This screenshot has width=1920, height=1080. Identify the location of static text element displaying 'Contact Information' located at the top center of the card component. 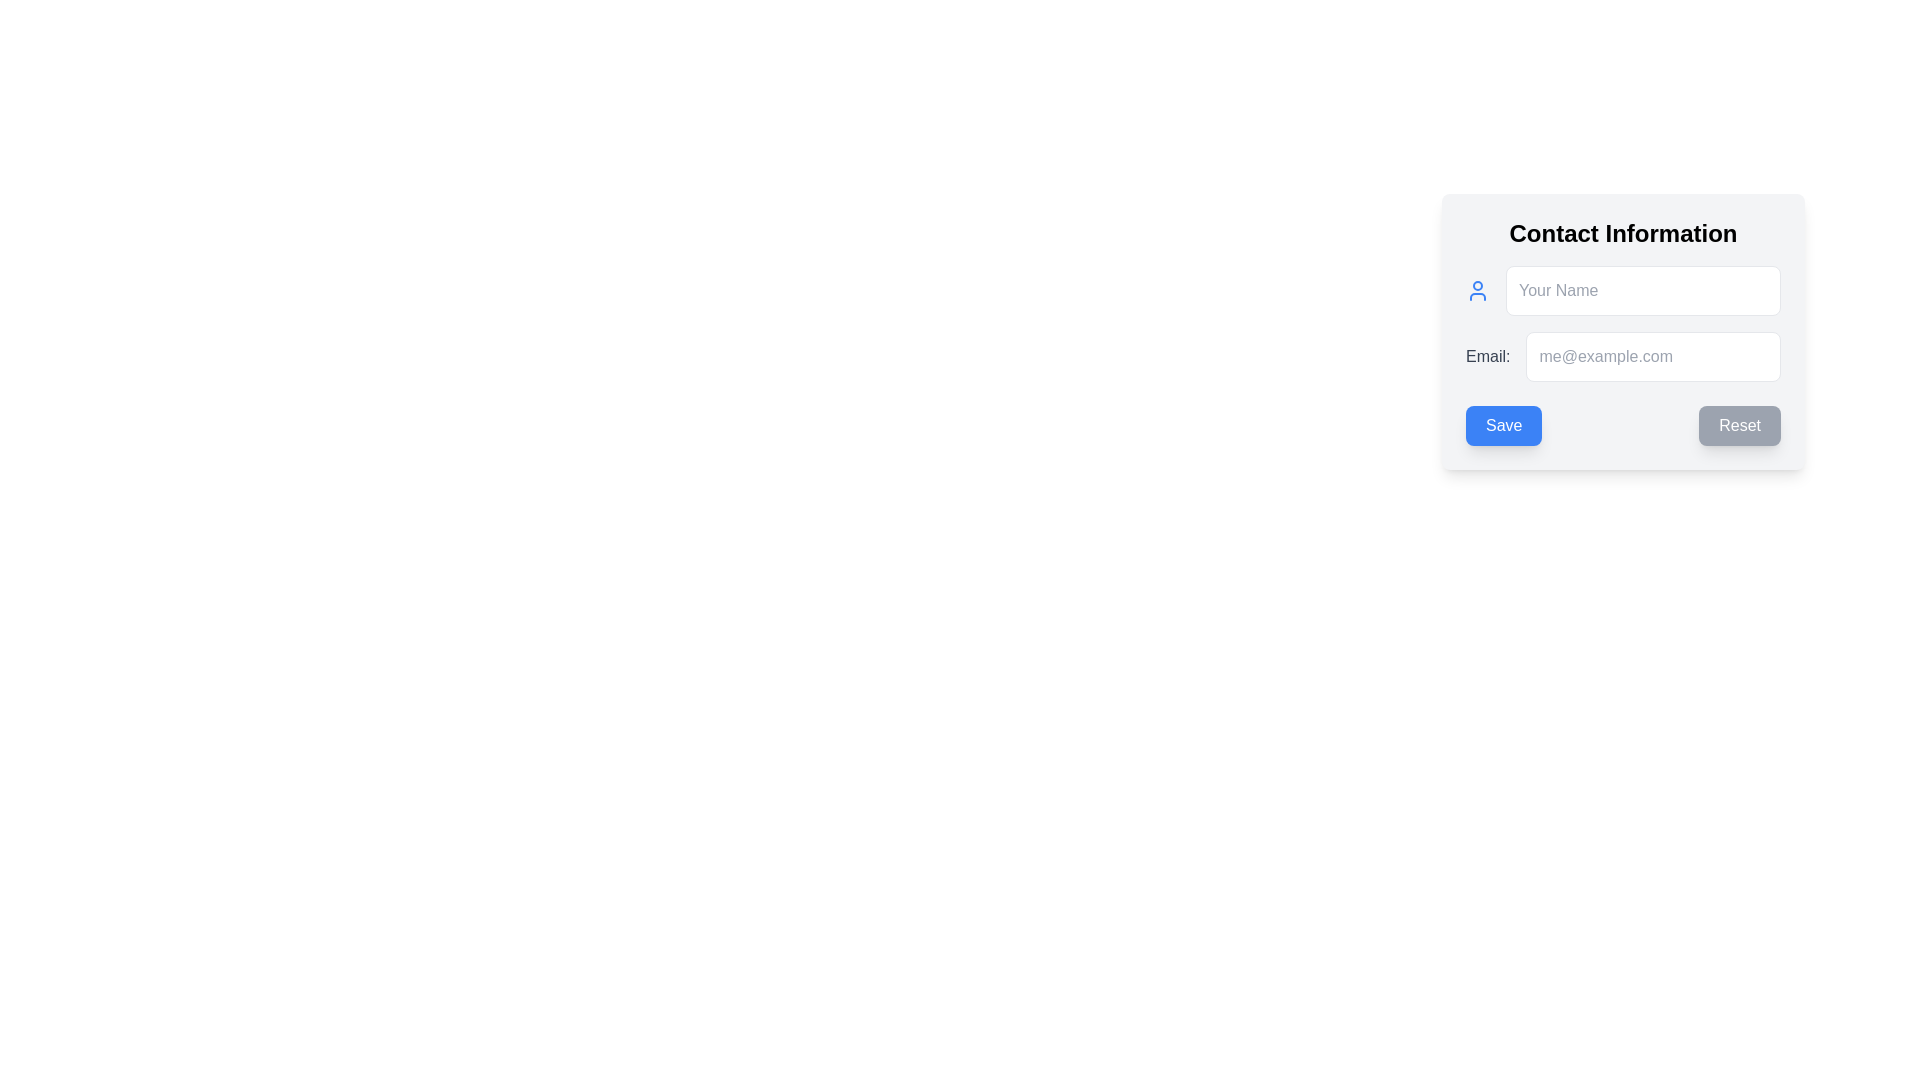
(1623, 233).